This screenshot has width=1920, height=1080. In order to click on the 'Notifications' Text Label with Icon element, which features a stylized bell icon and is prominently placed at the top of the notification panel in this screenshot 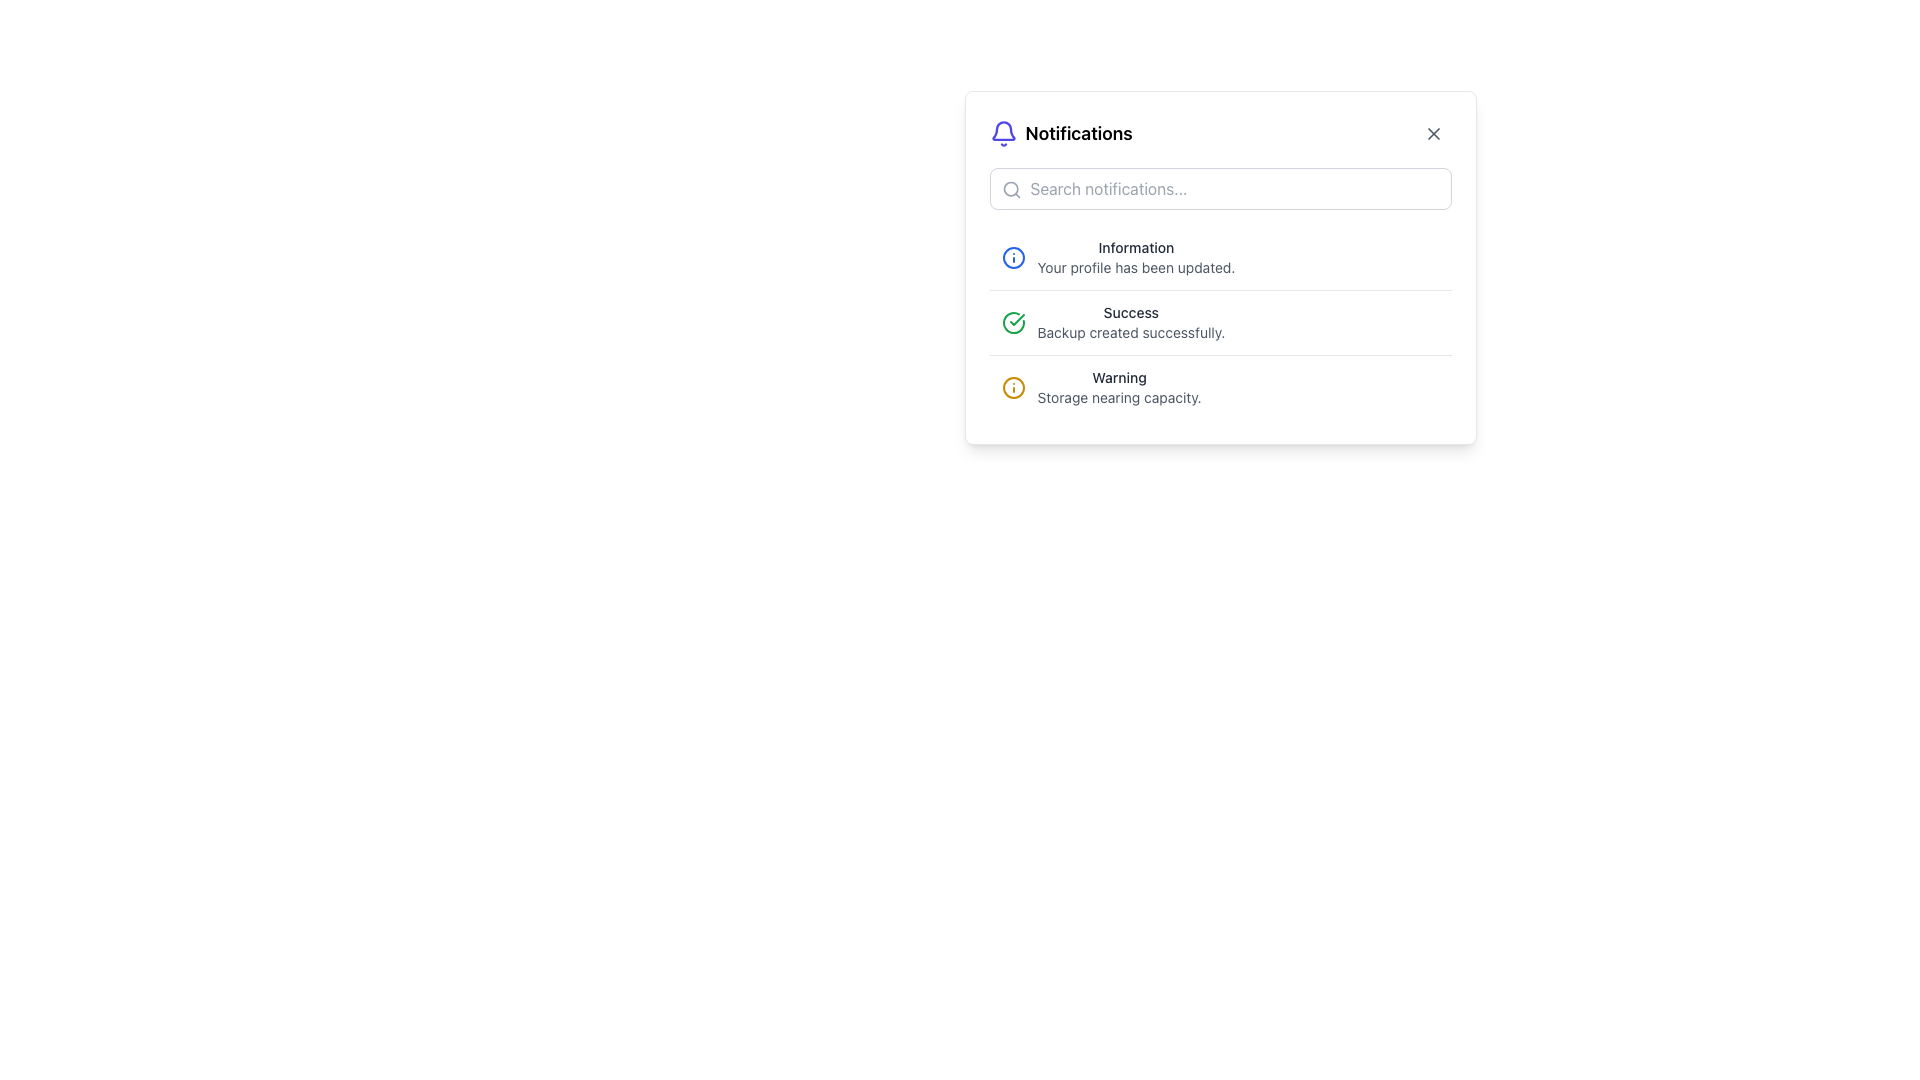, I will do `click(1060, 134)`.